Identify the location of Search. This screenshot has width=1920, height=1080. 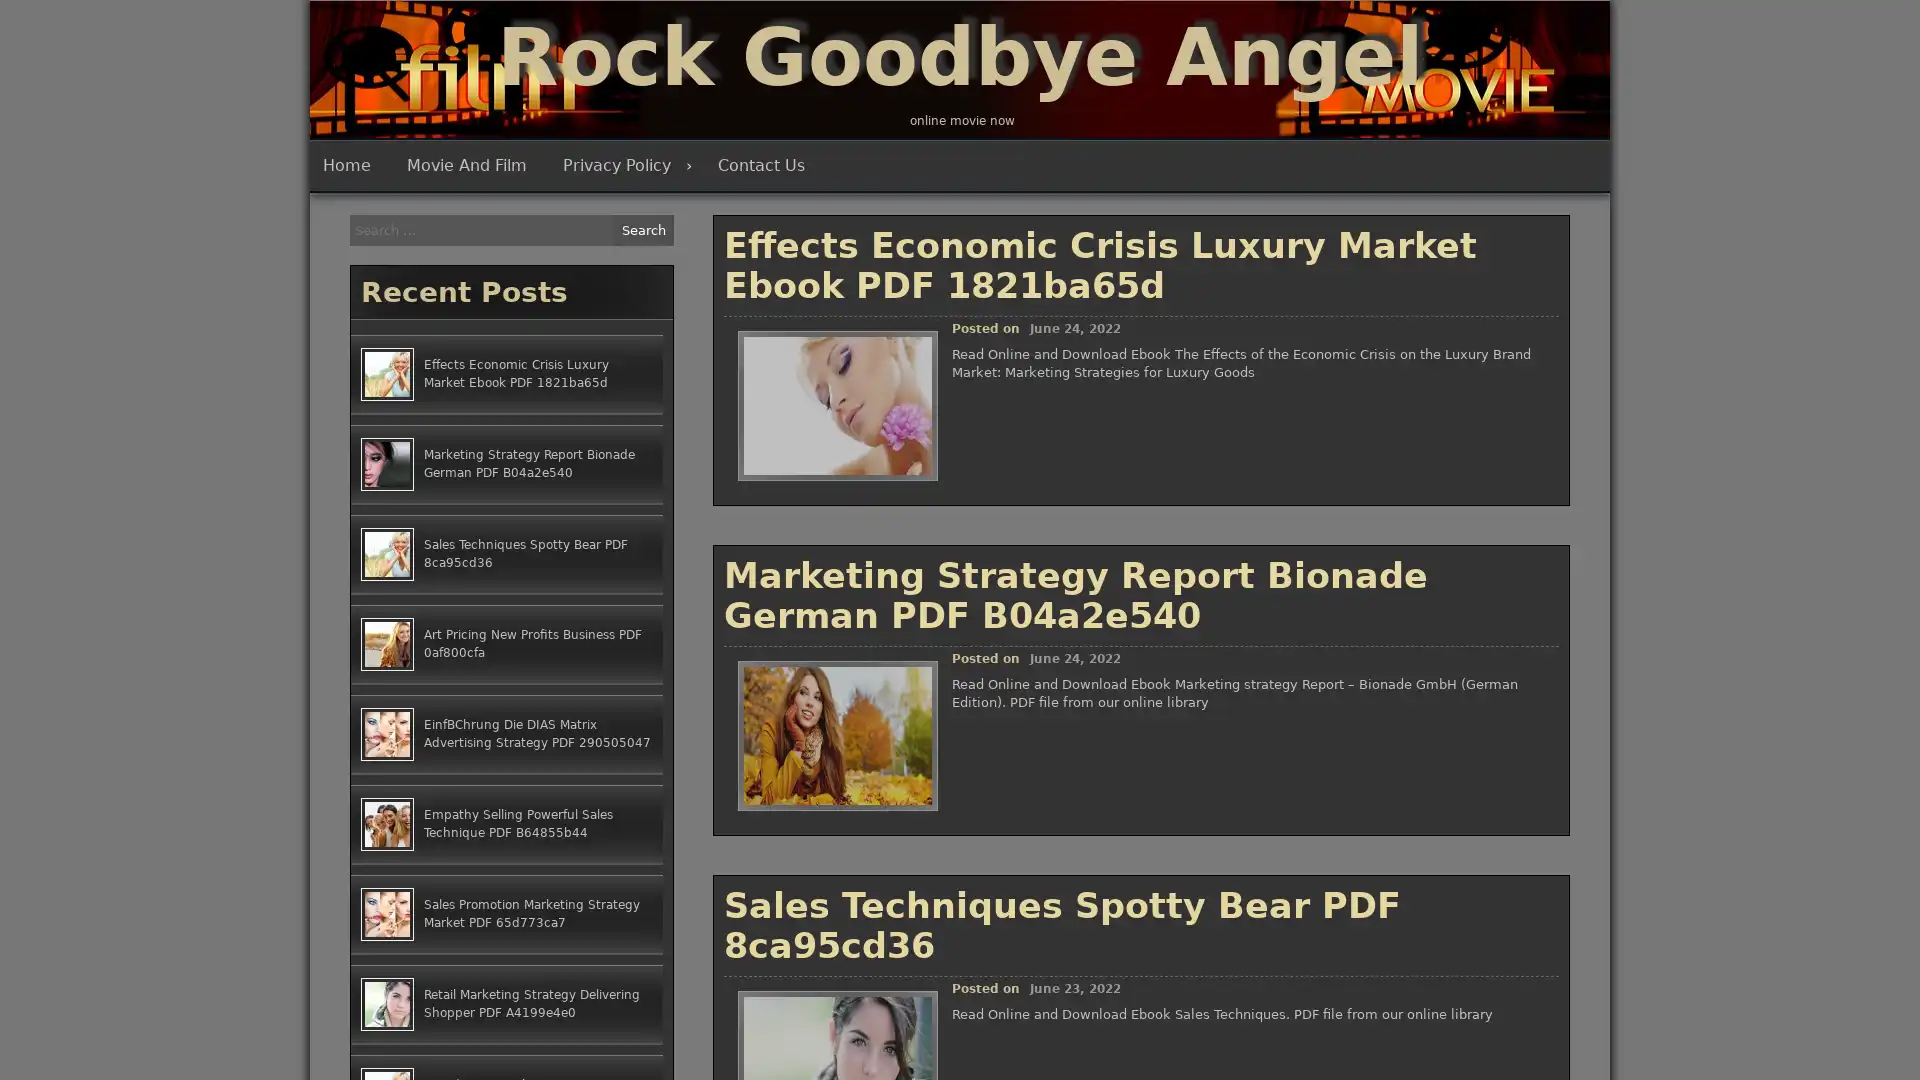
(643, 229).